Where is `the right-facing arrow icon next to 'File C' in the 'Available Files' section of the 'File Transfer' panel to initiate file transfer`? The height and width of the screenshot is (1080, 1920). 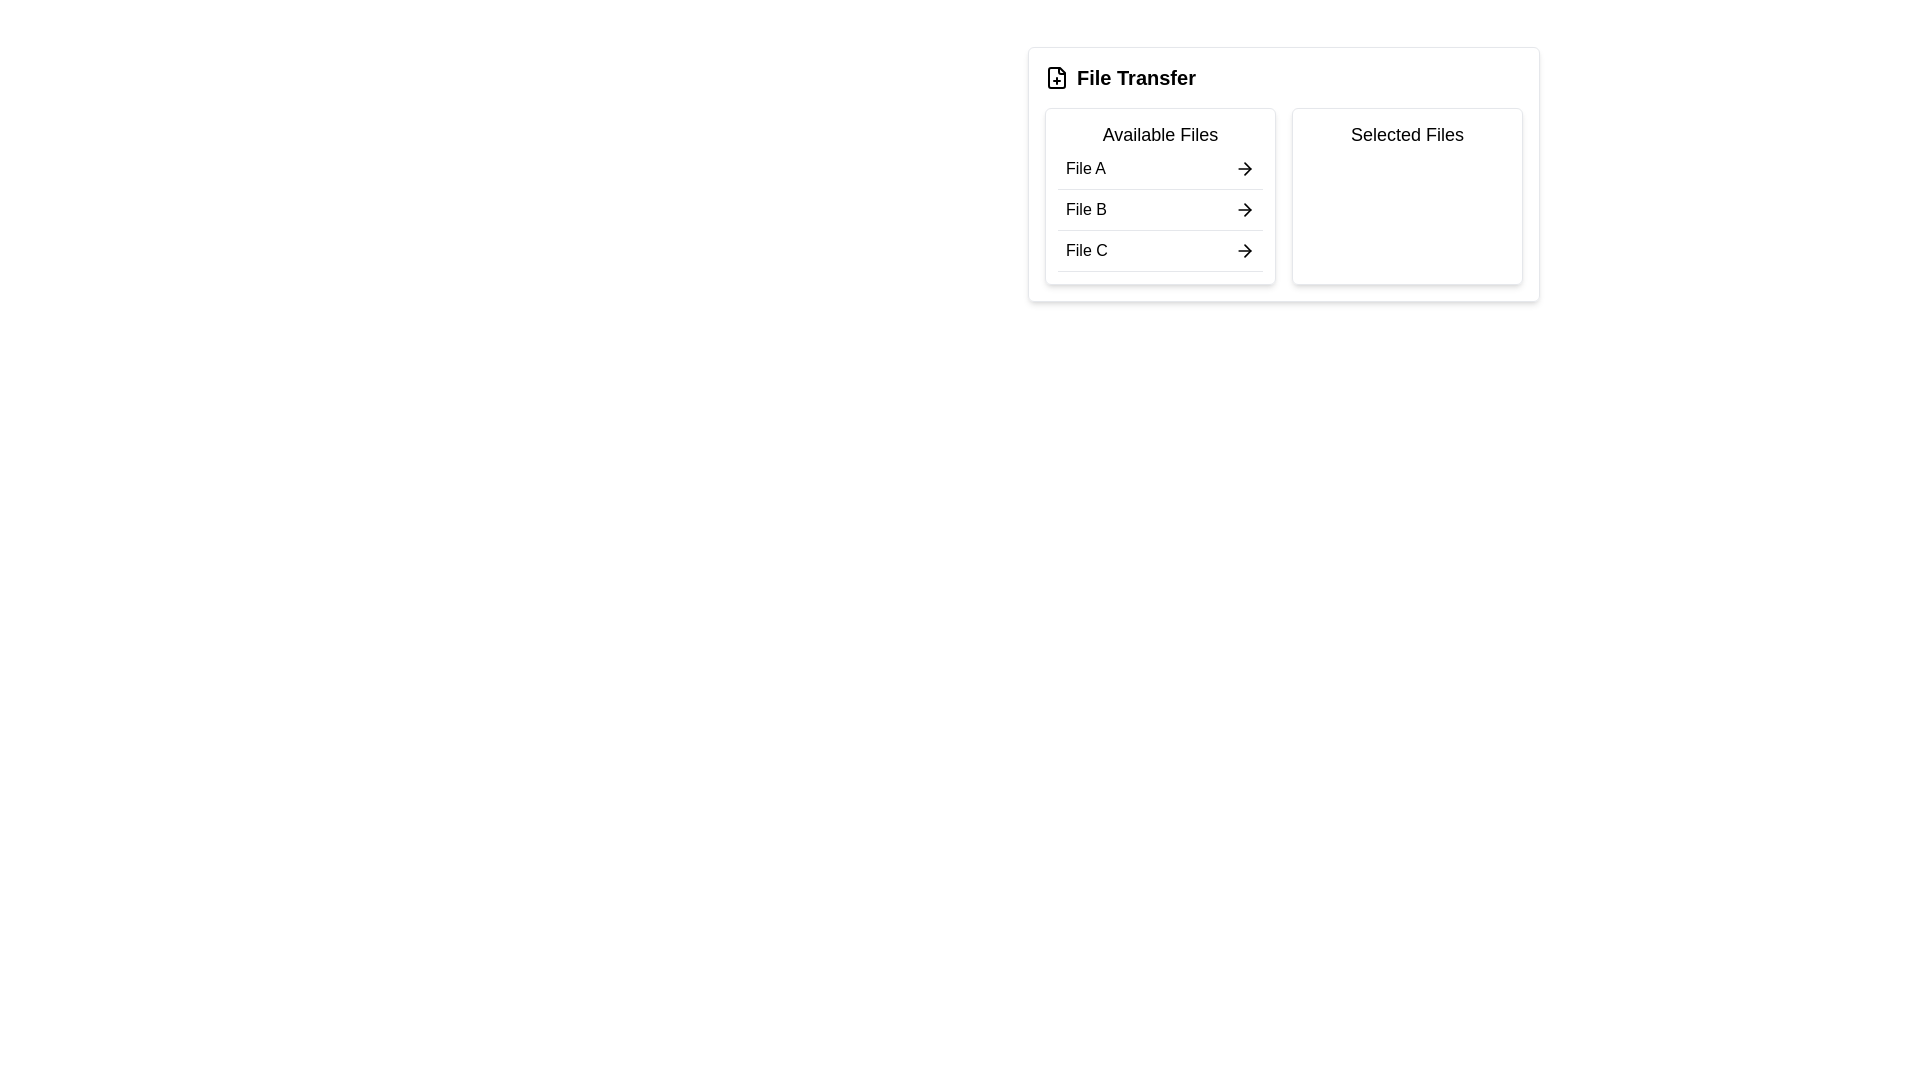
the right-facing arrow icon next to 'File C' in the 'Available Files' section of the 'File Transfer' panel to initiate file transfer is located at coordinates (1243, 249).